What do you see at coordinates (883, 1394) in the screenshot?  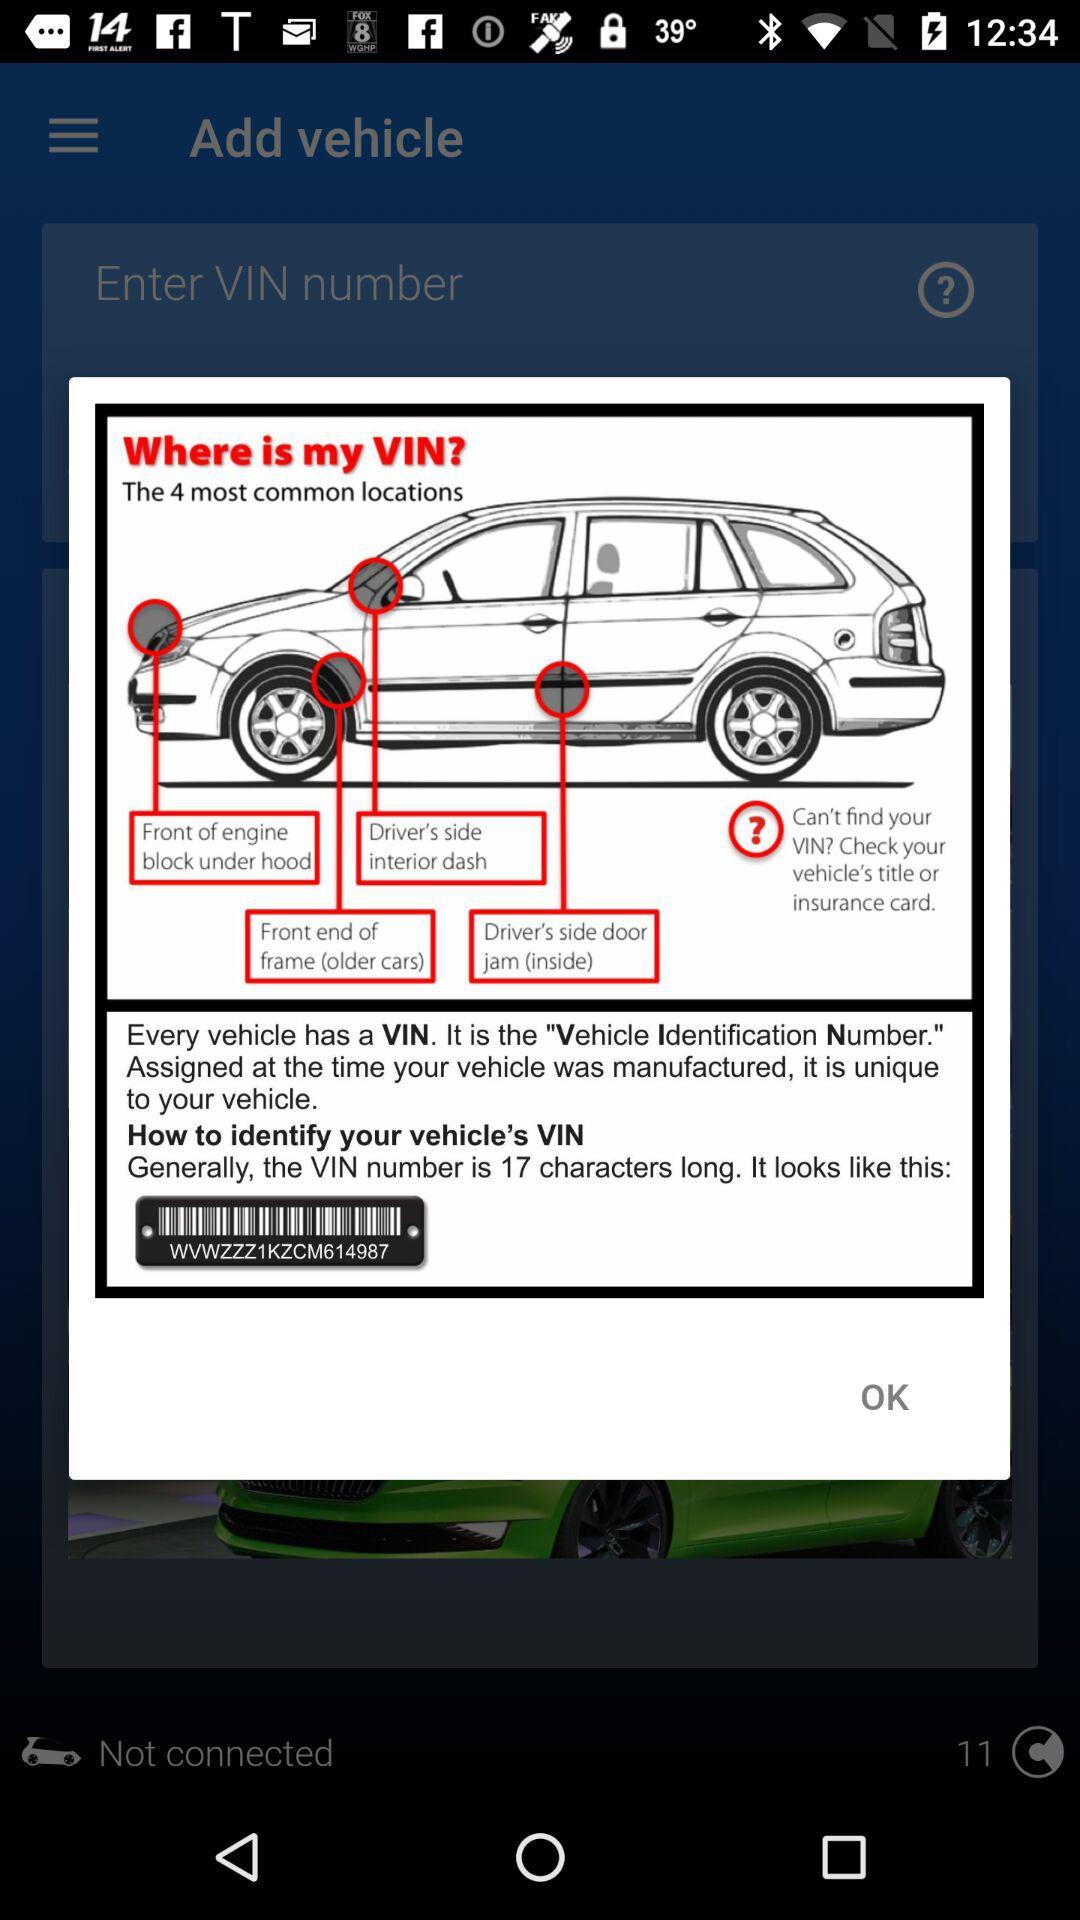 I see `the ok item` at bounding box center [883, 1394].